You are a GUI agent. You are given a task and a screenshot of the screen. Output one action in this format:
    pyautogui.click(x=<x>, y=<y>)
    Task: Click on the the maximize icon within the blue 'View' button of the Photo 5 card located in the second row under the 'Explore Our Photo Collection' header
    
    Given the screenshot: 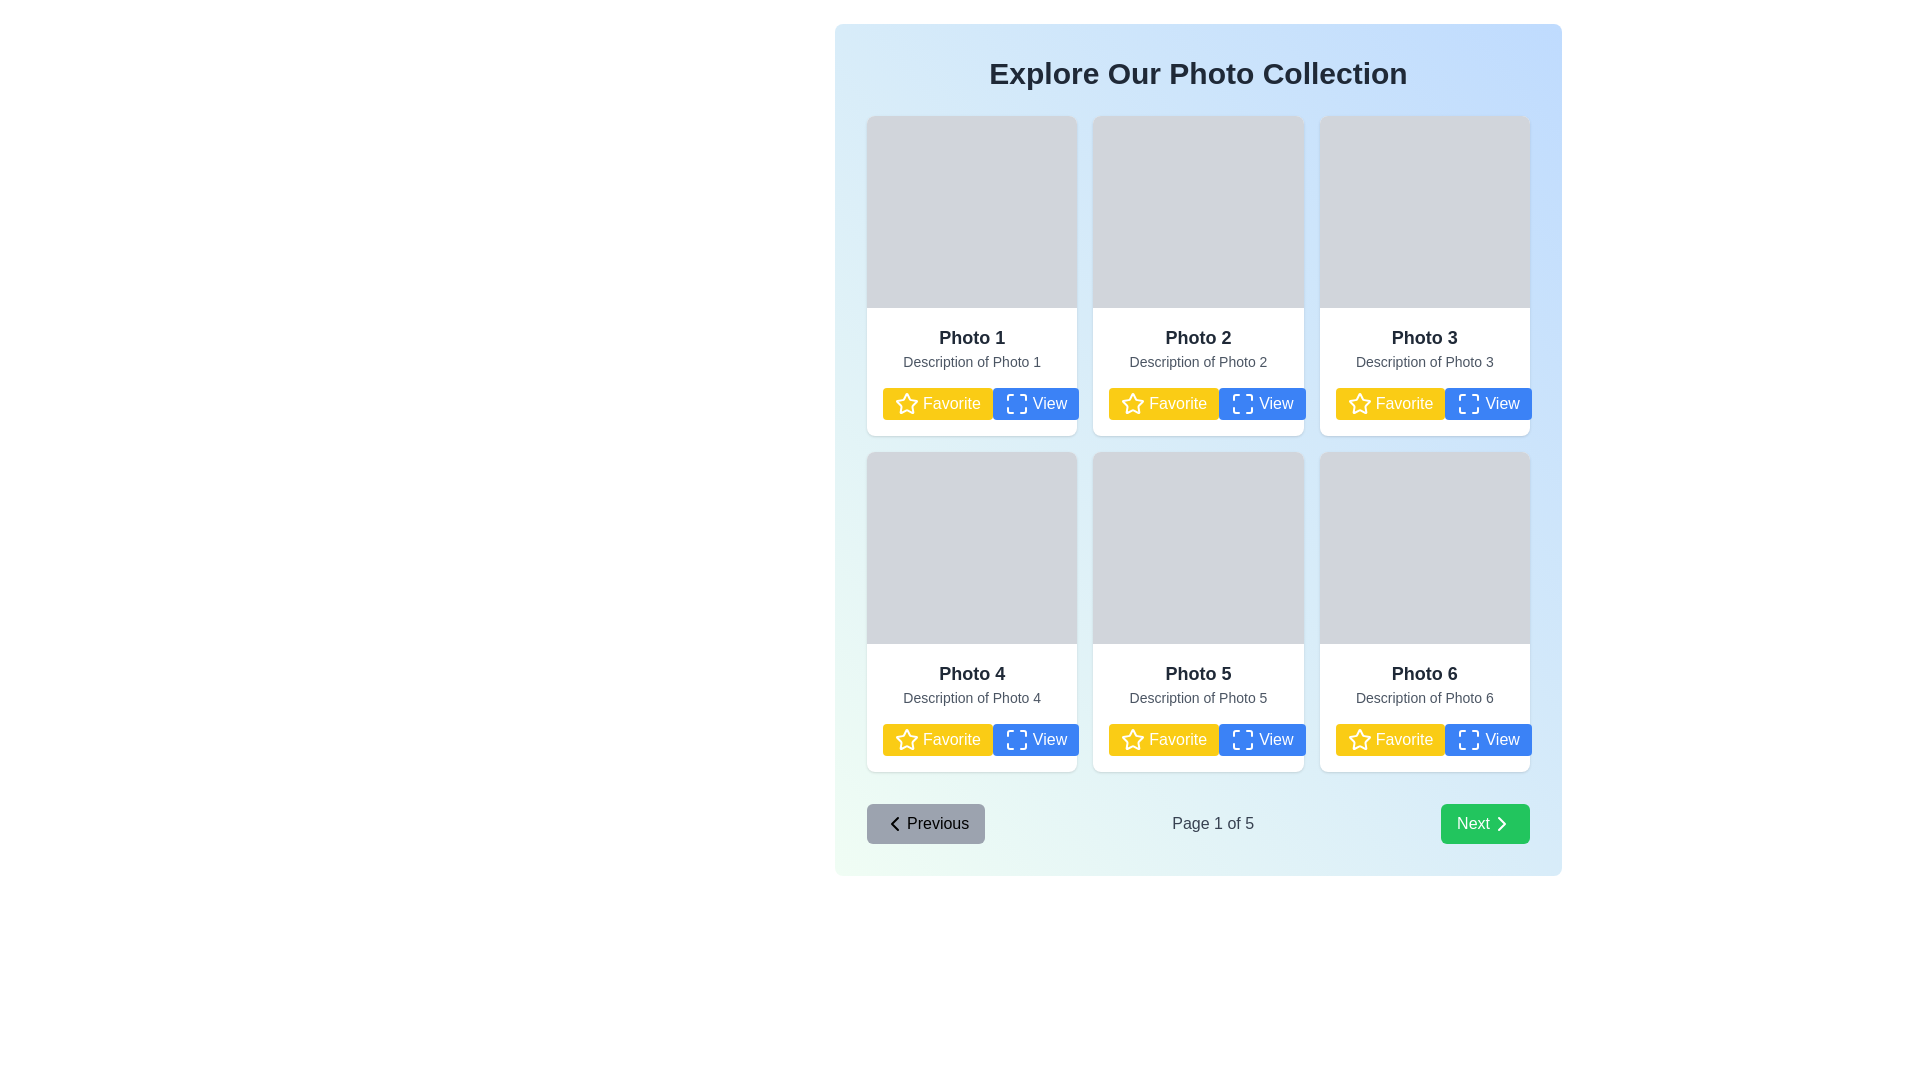 What is the action you would take?
    pyautogui.click(x=1242, y=740)
    